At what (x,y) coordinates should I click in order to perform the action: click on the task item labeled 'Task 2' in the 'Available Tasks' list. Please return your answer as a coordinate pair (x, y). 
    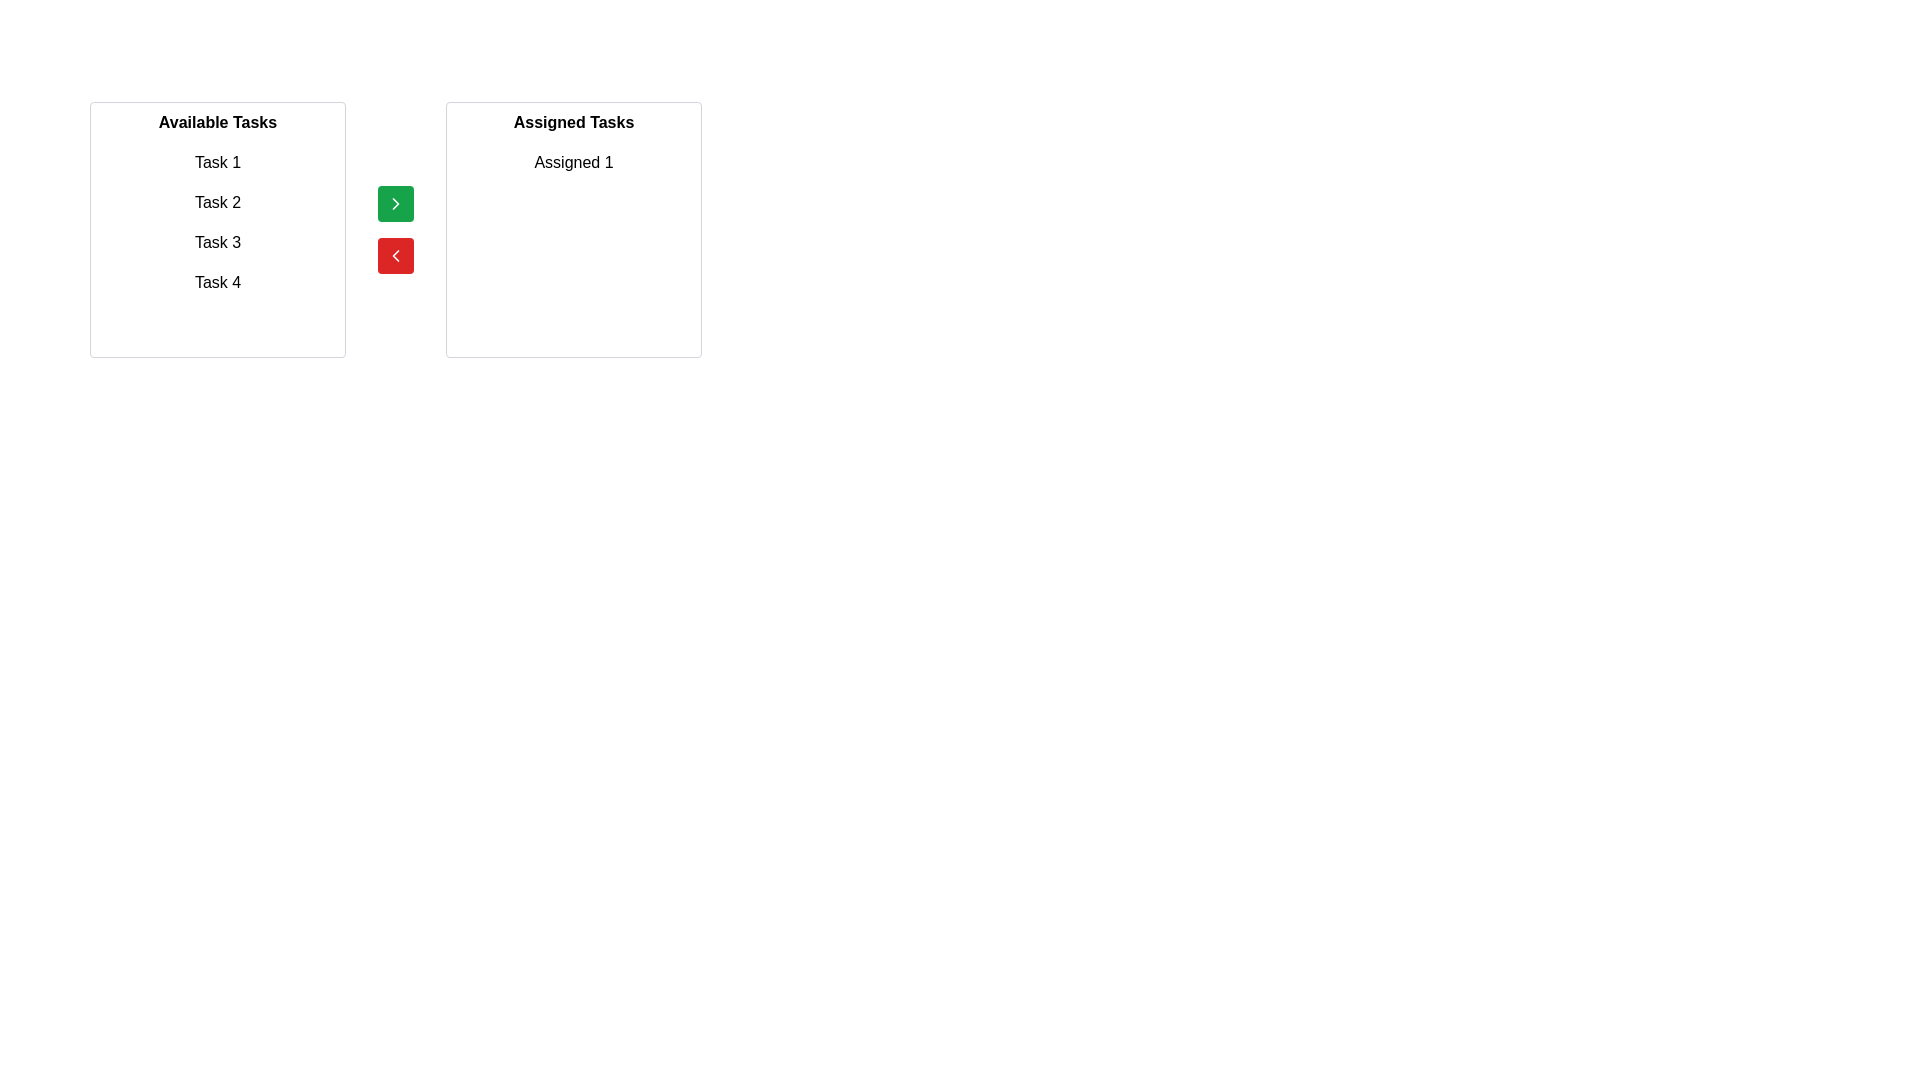
    Looking at the image, I should click on (217, 203).